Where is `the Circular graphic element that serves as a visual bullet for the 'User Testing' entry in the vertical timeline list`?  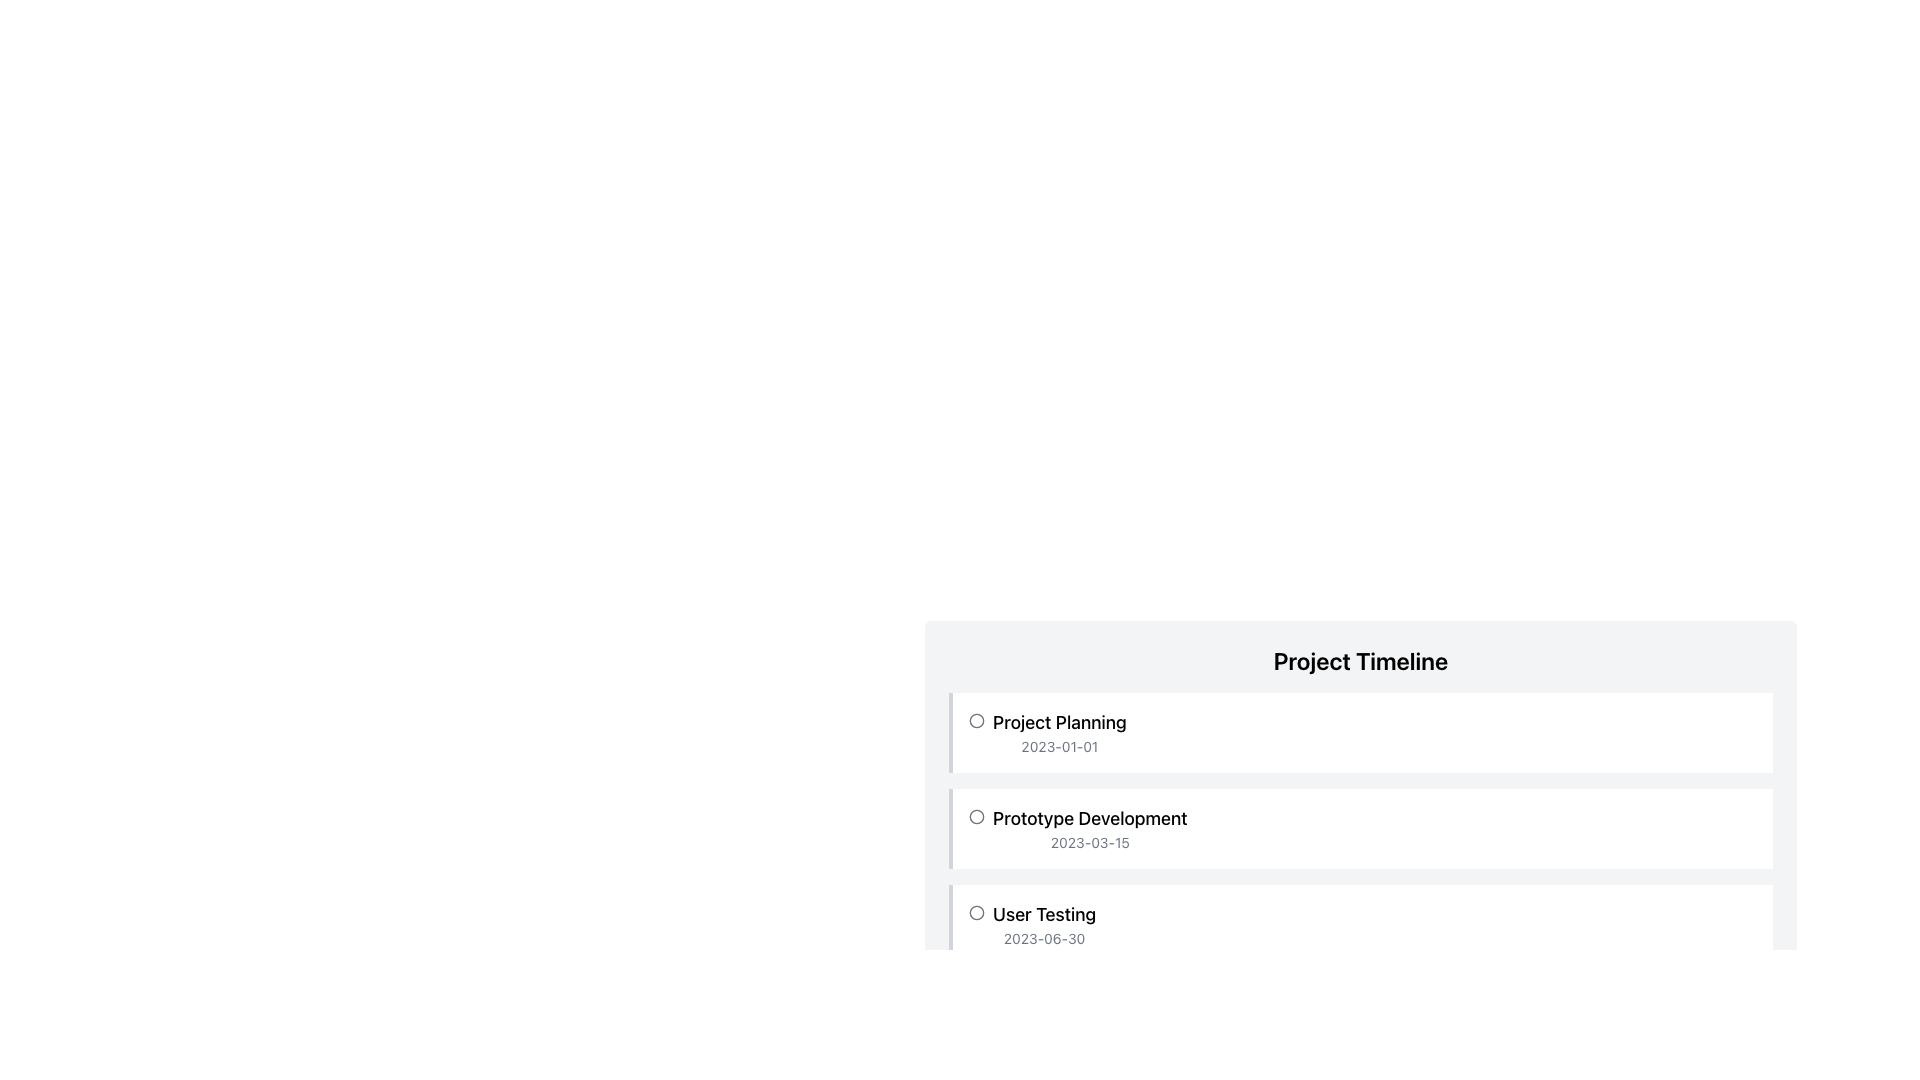 the Circular graphic element that serves as a visual bullet for the 'User Testing' entry in the vertical timeline list is located at coordinates (977, 913).